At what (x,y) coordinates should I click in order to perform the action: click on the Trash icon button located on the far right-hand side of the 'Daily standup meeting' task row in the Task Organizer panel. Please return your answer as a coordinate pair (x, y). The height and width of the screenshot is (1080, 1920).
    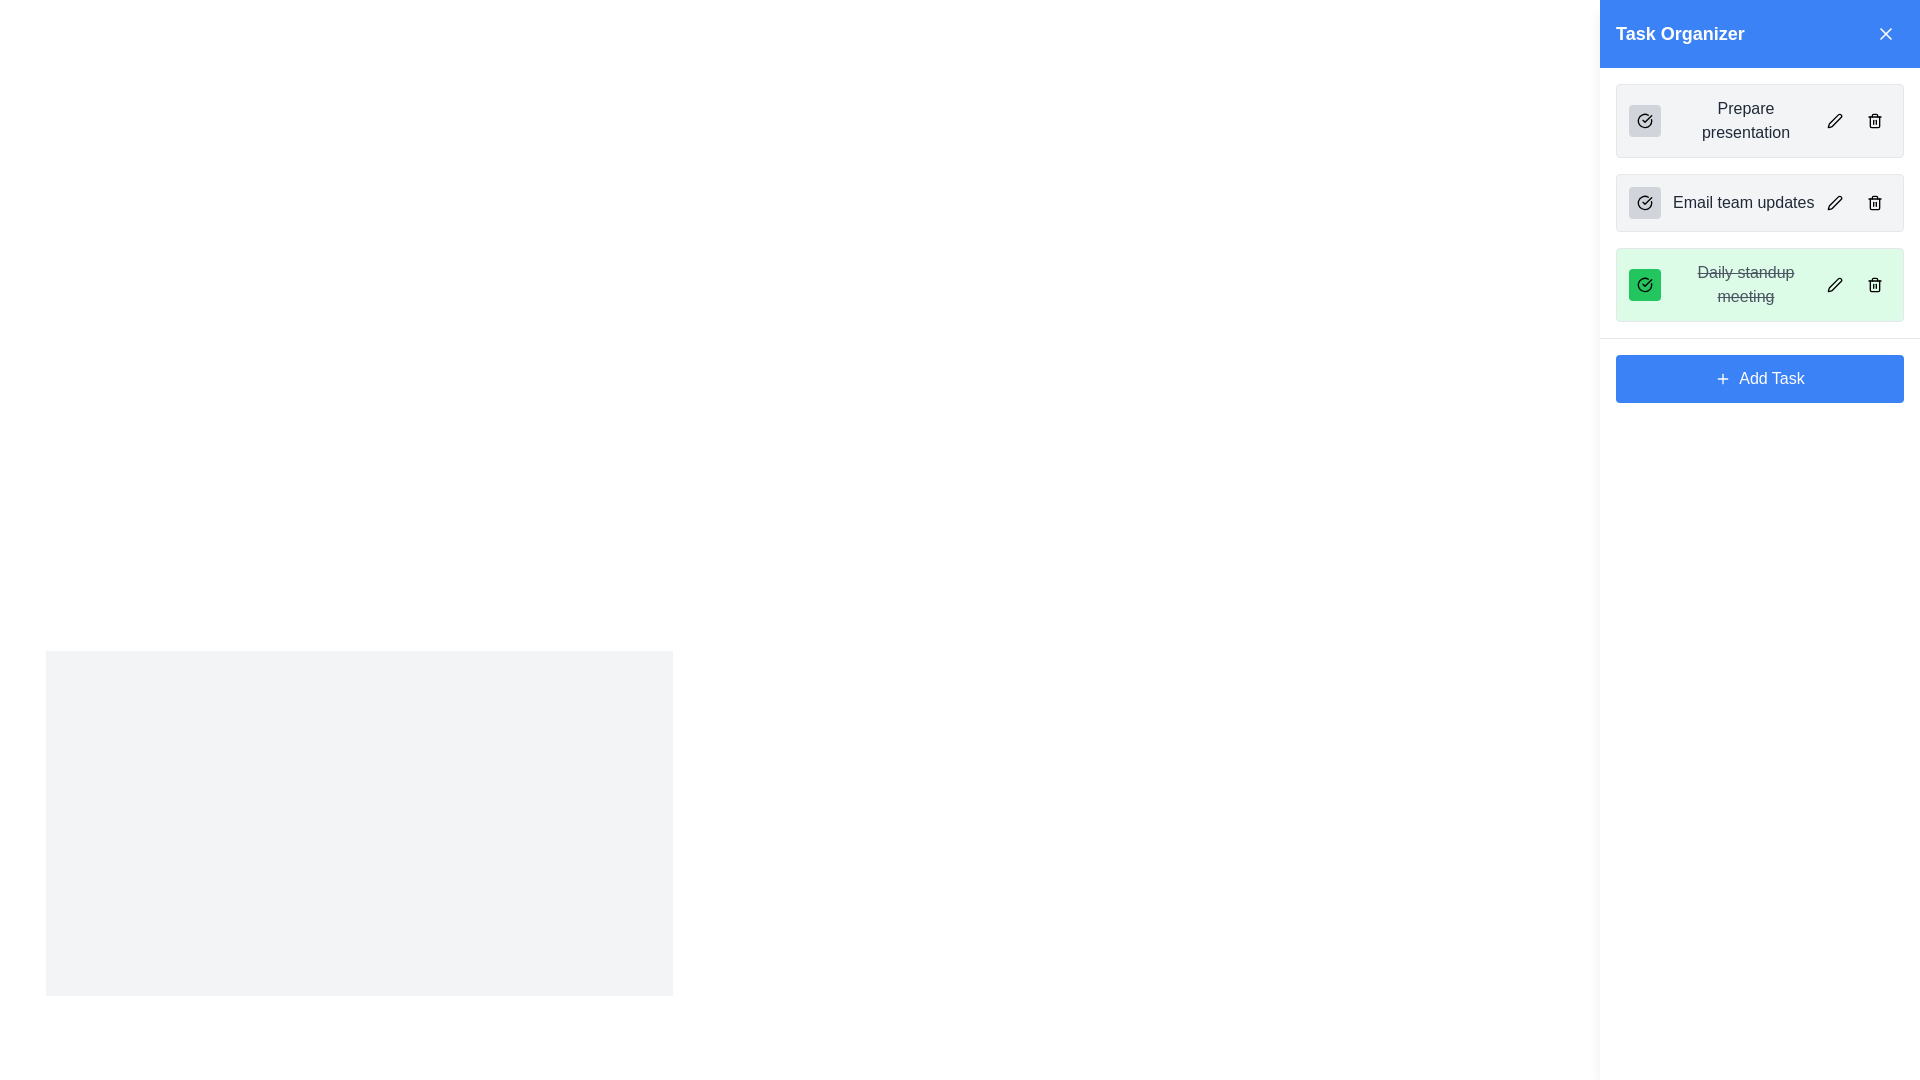
    Looking at the image, I should click on (1874, 285).